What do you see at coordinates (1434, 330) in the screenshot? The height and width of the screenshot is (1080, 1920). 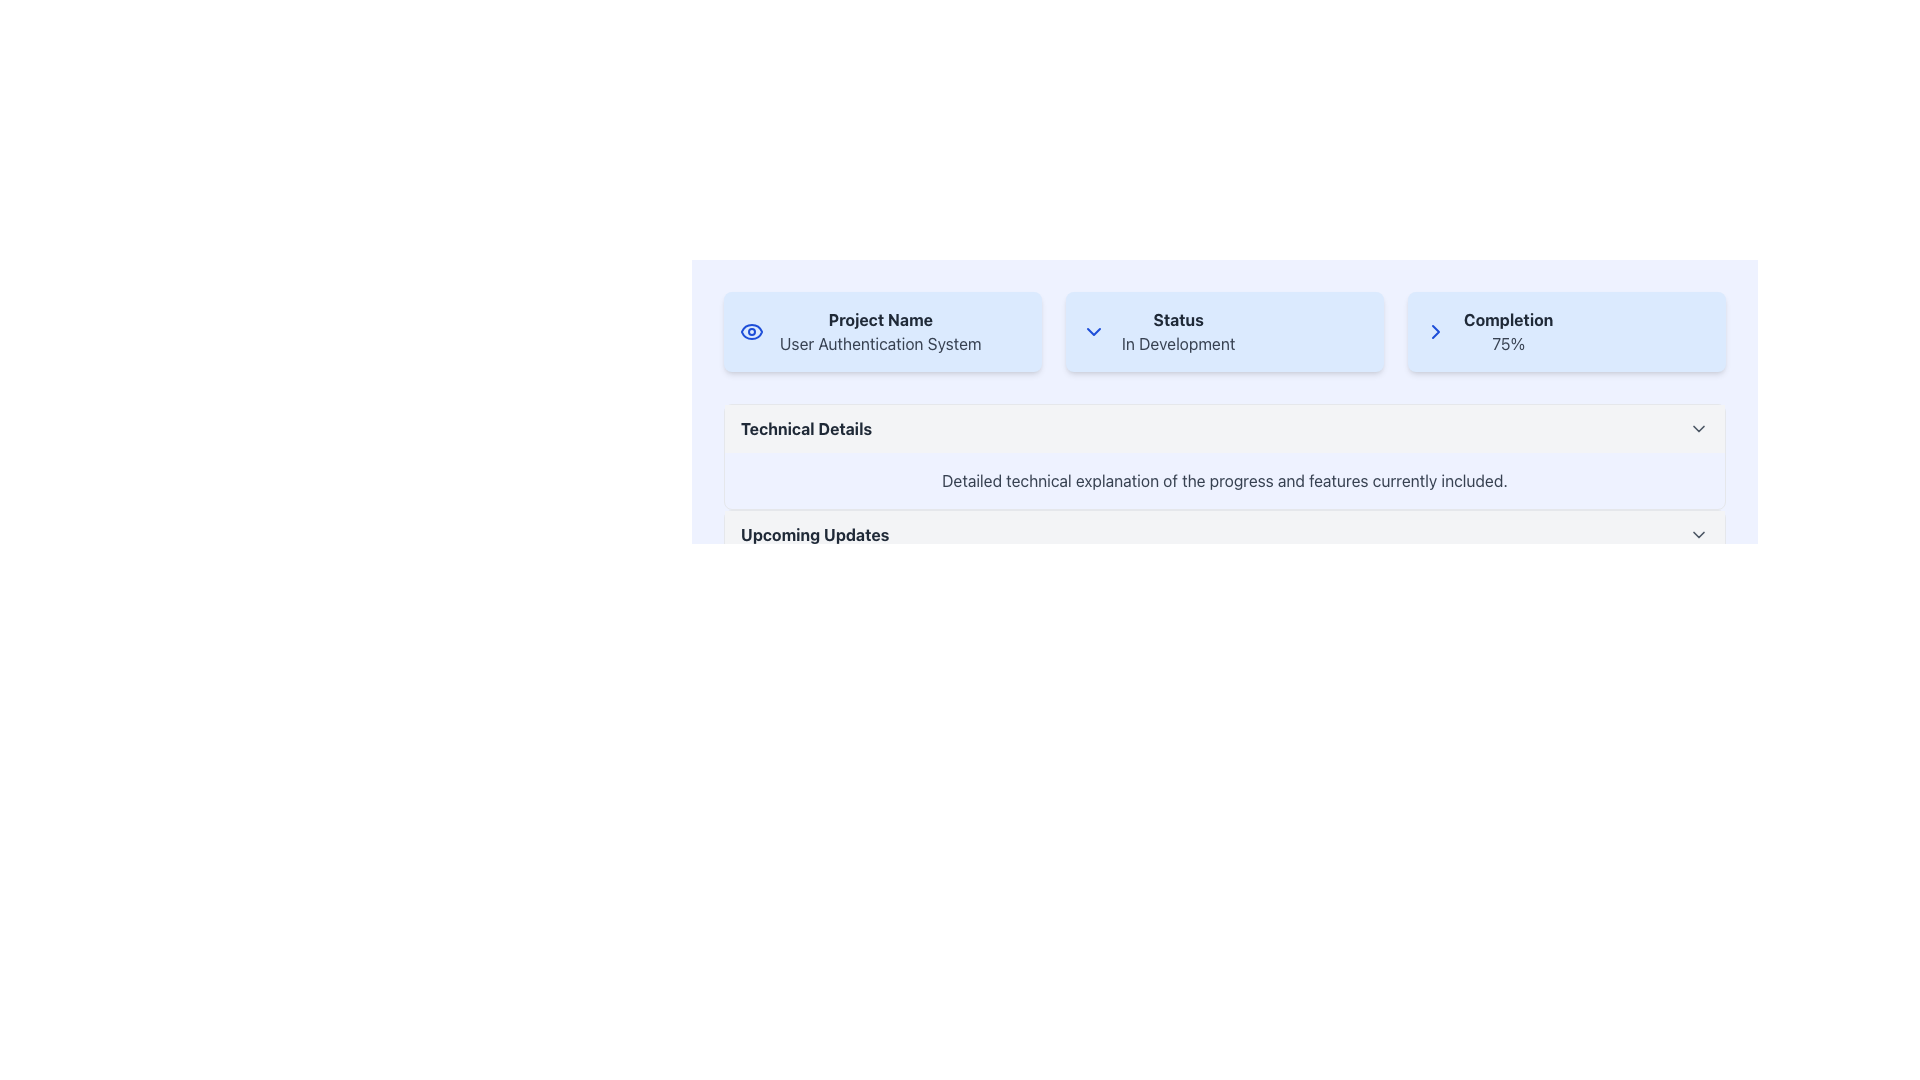 I see `blue rightward-pointing chevron icon located within the 'Completion75%' box, positioned to the left of the '75%' text` at bounding box center [1434, 330].